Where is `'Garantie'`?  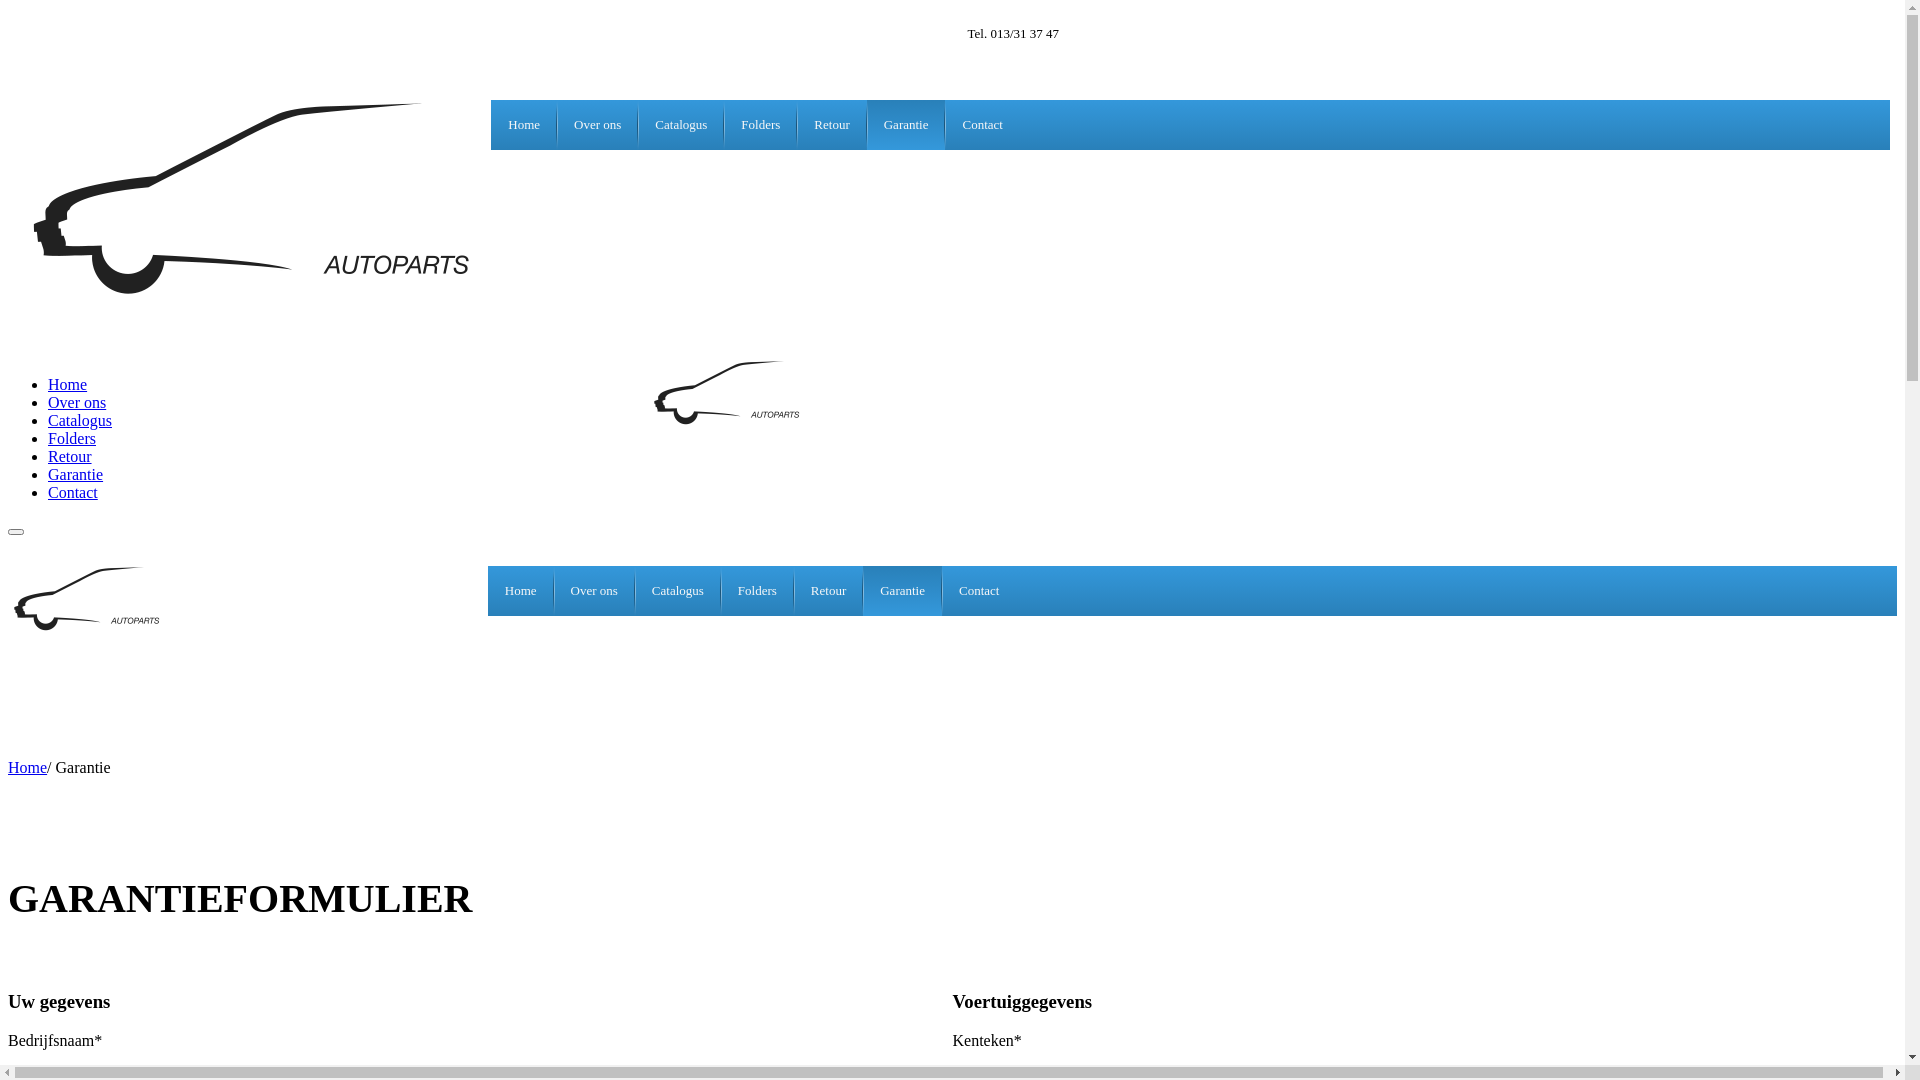
'Garantie' is located at coordinates (75, 474).